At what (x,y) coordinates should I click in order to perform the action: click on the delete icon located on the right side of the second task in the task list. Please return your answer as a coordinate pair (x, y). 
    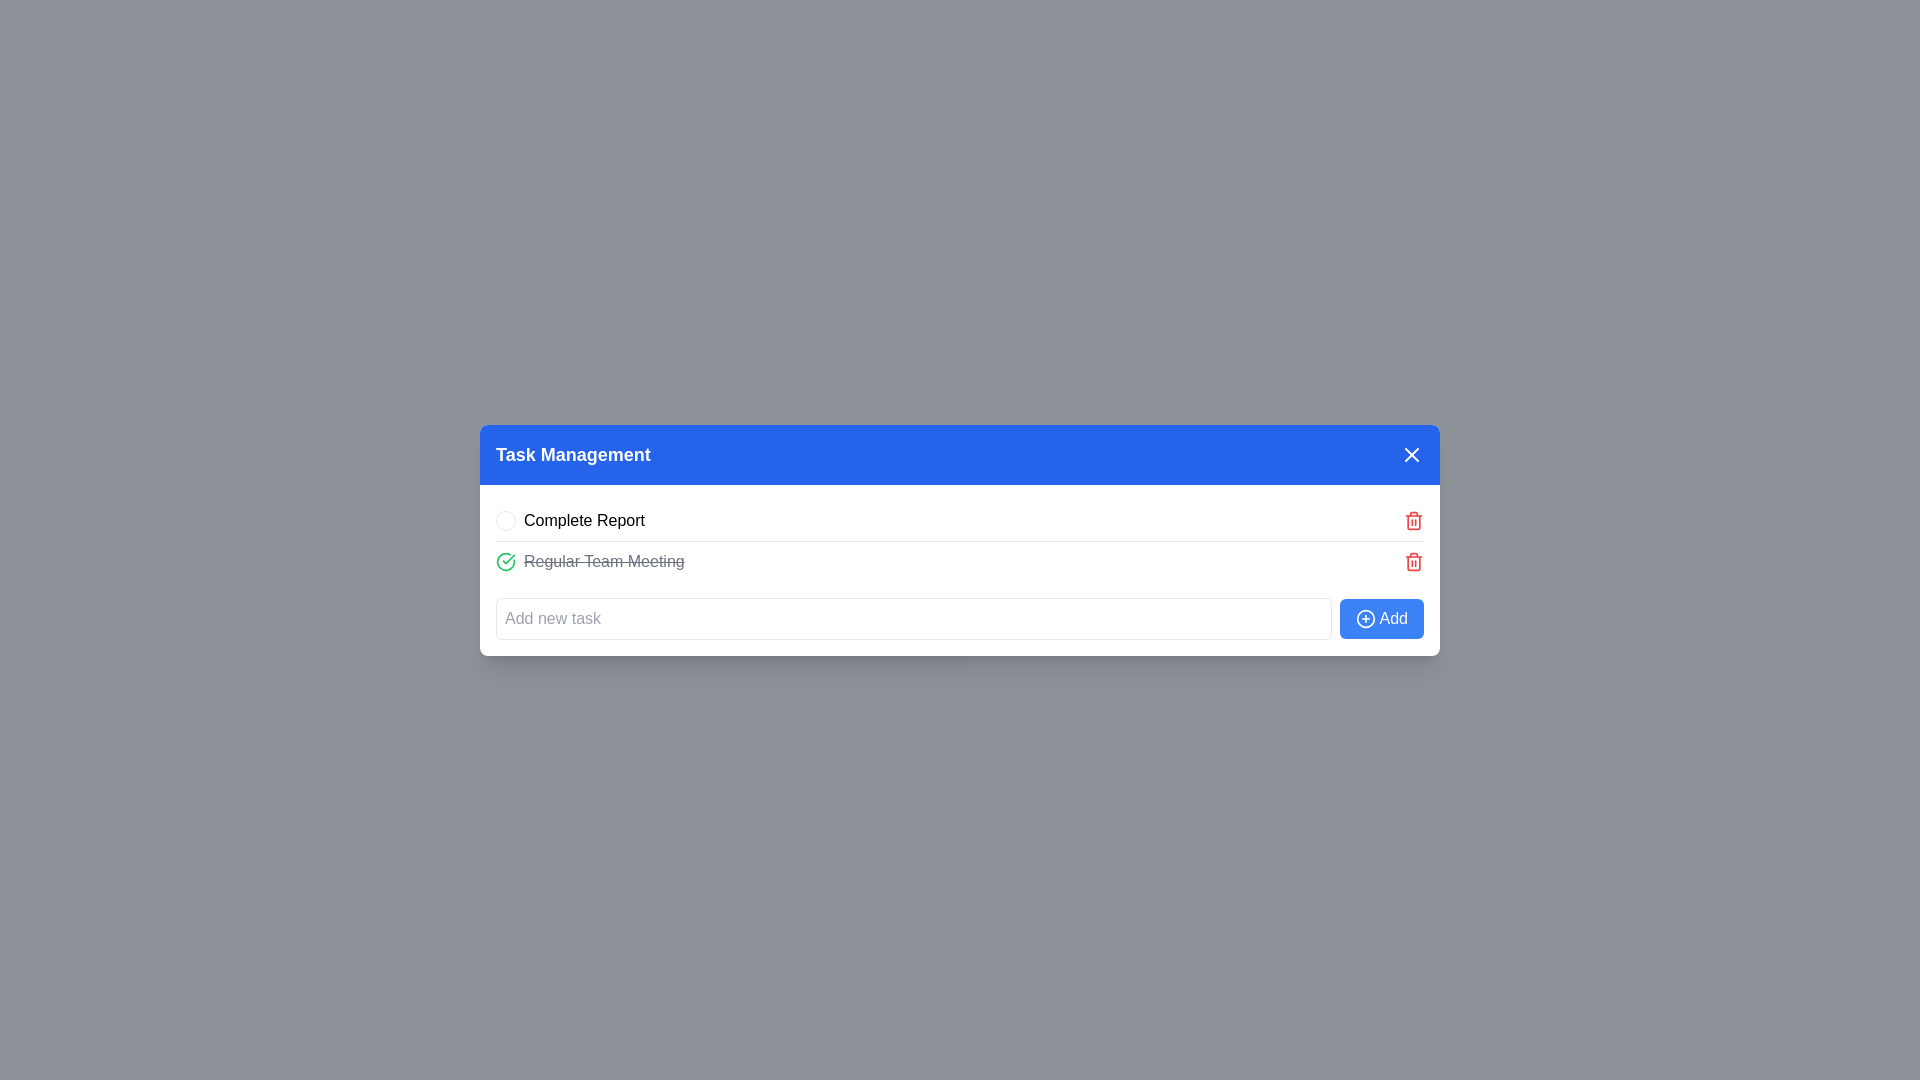
    Looking at the image, I should click on (1413, 520).